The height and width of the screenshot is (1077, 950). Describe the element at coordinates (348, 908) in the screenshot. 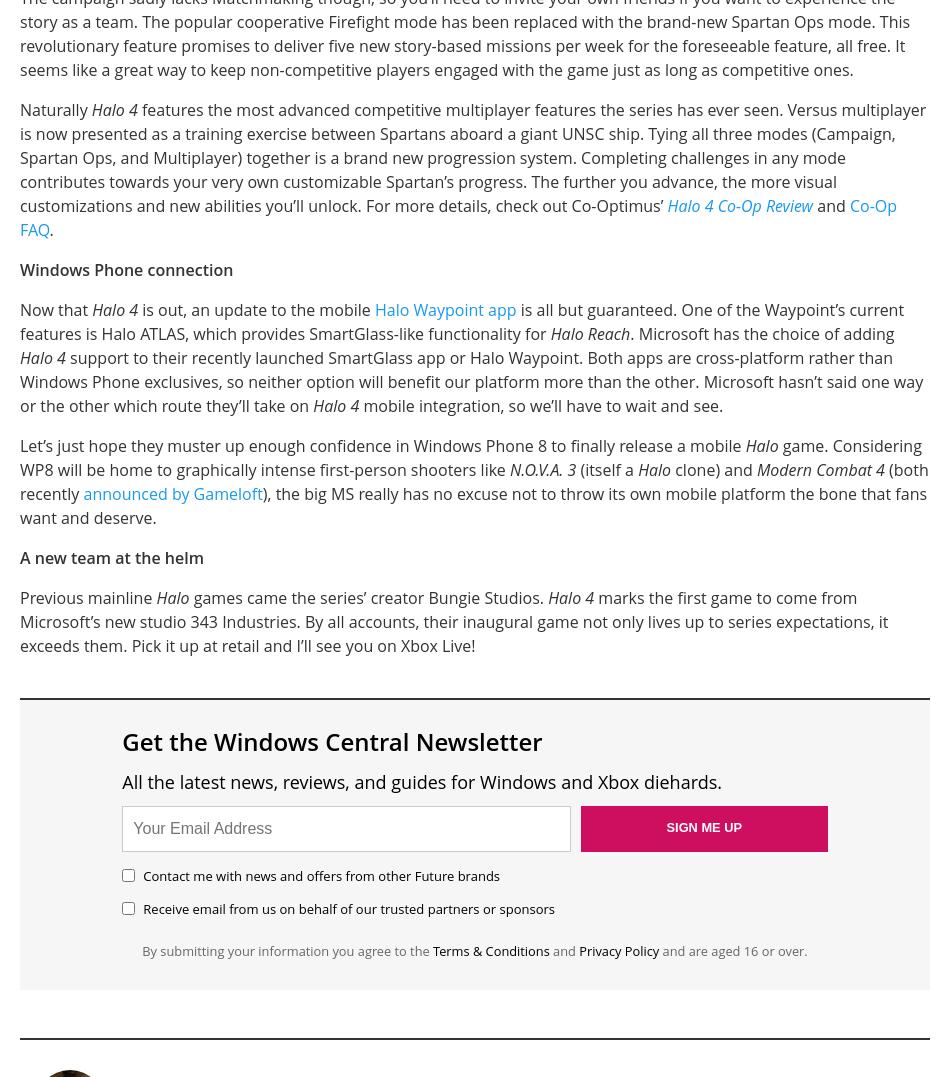

I see `'Receive email from us on behalf of our trusted partners or sponsors'` at that location.